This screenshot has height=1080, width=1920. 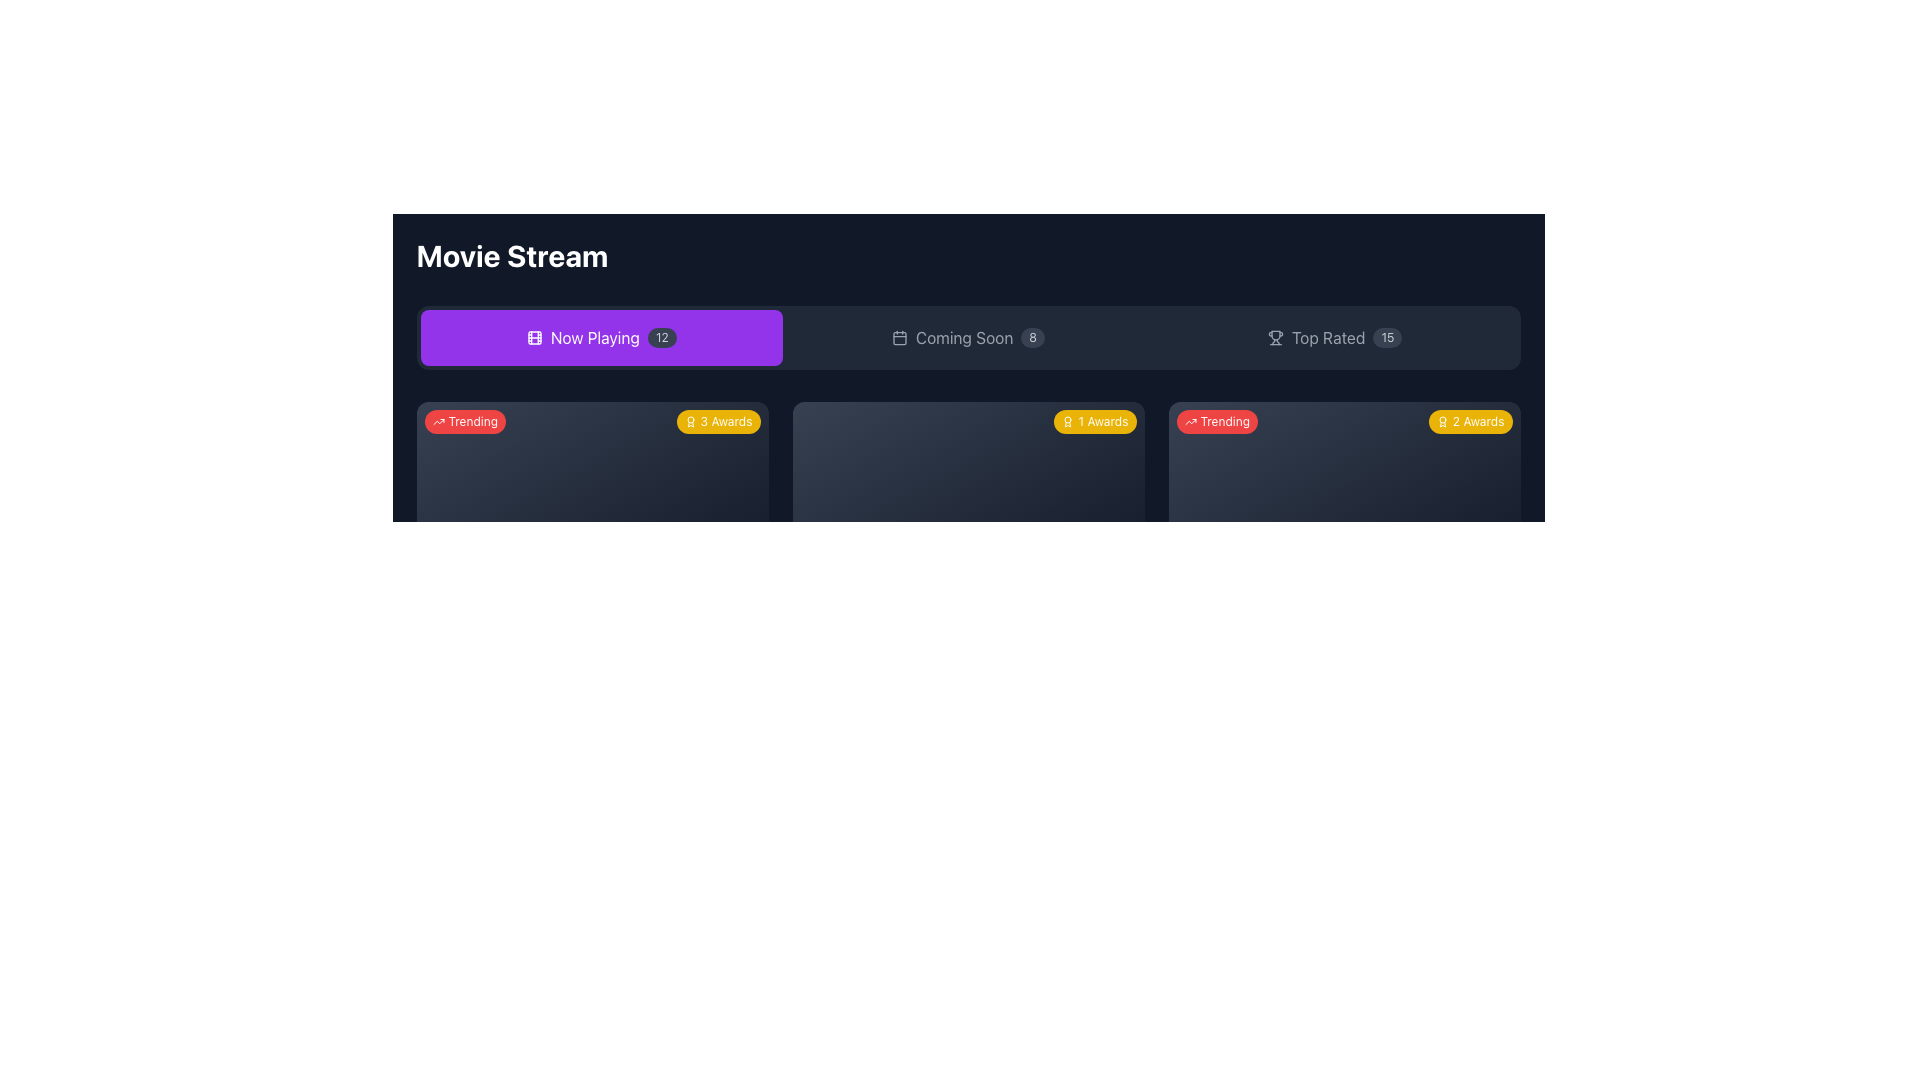 I want to click on the small gray badge displaying the number '15', which is positioned to the far right of the 'Top Rated' button, so click(x=1386, y=337).